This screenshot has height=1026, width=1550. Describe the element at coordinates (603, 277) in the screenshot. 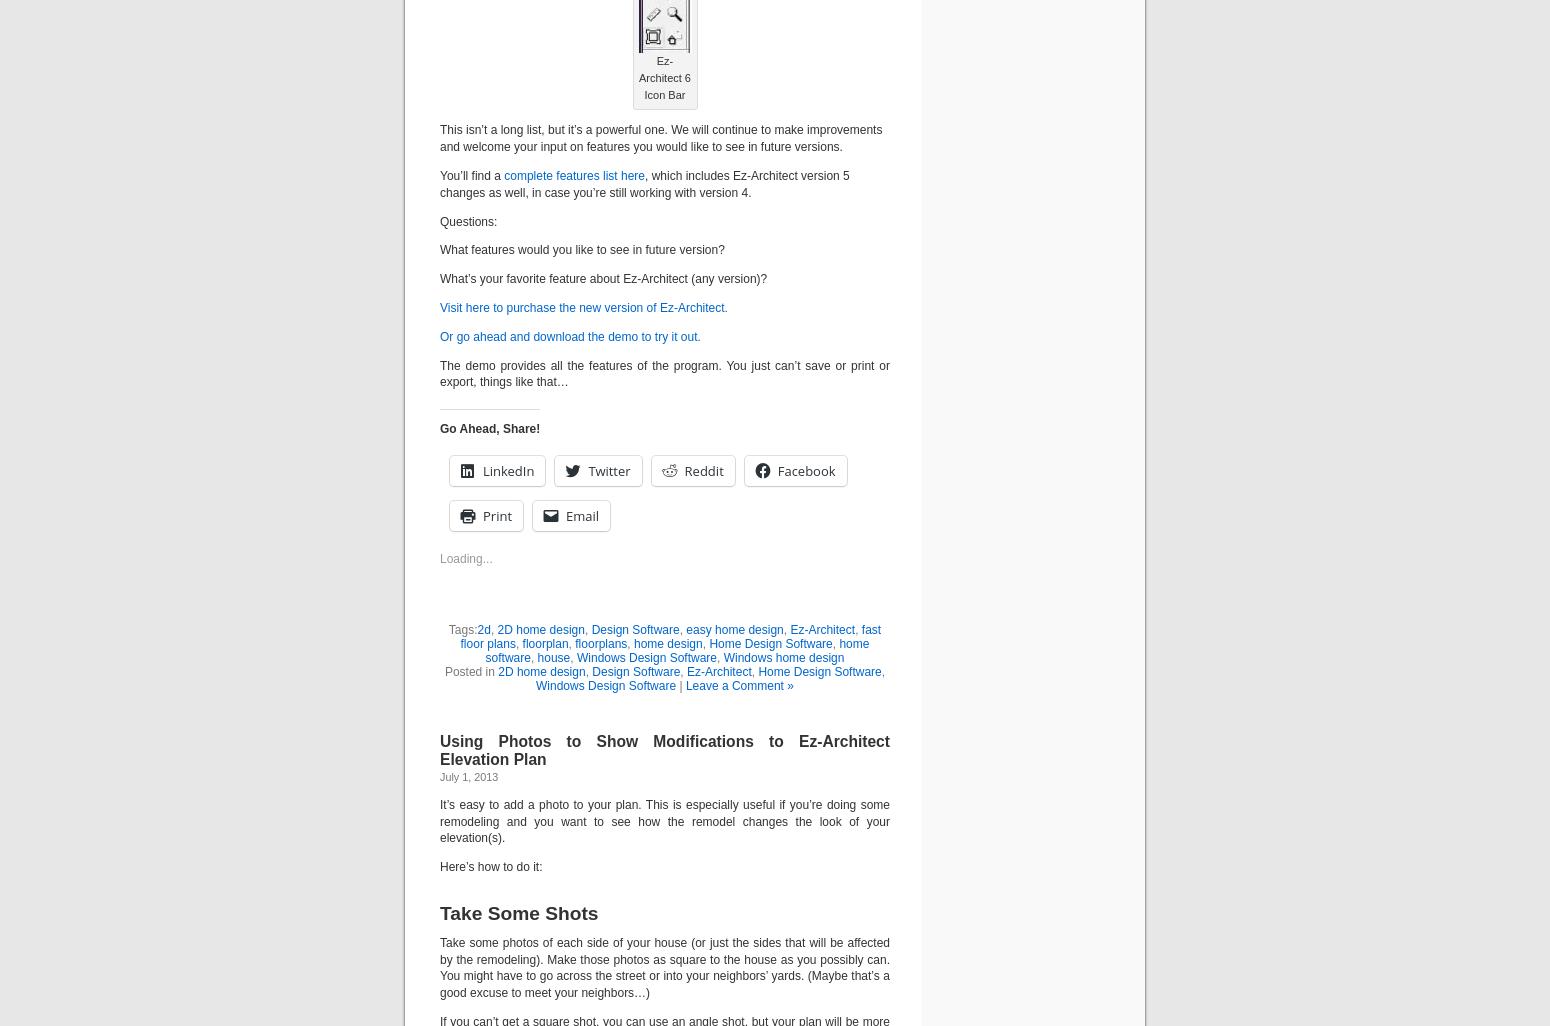

I see `'What’s your favorite feature about Ez-Architect (any version)?'` at that location.